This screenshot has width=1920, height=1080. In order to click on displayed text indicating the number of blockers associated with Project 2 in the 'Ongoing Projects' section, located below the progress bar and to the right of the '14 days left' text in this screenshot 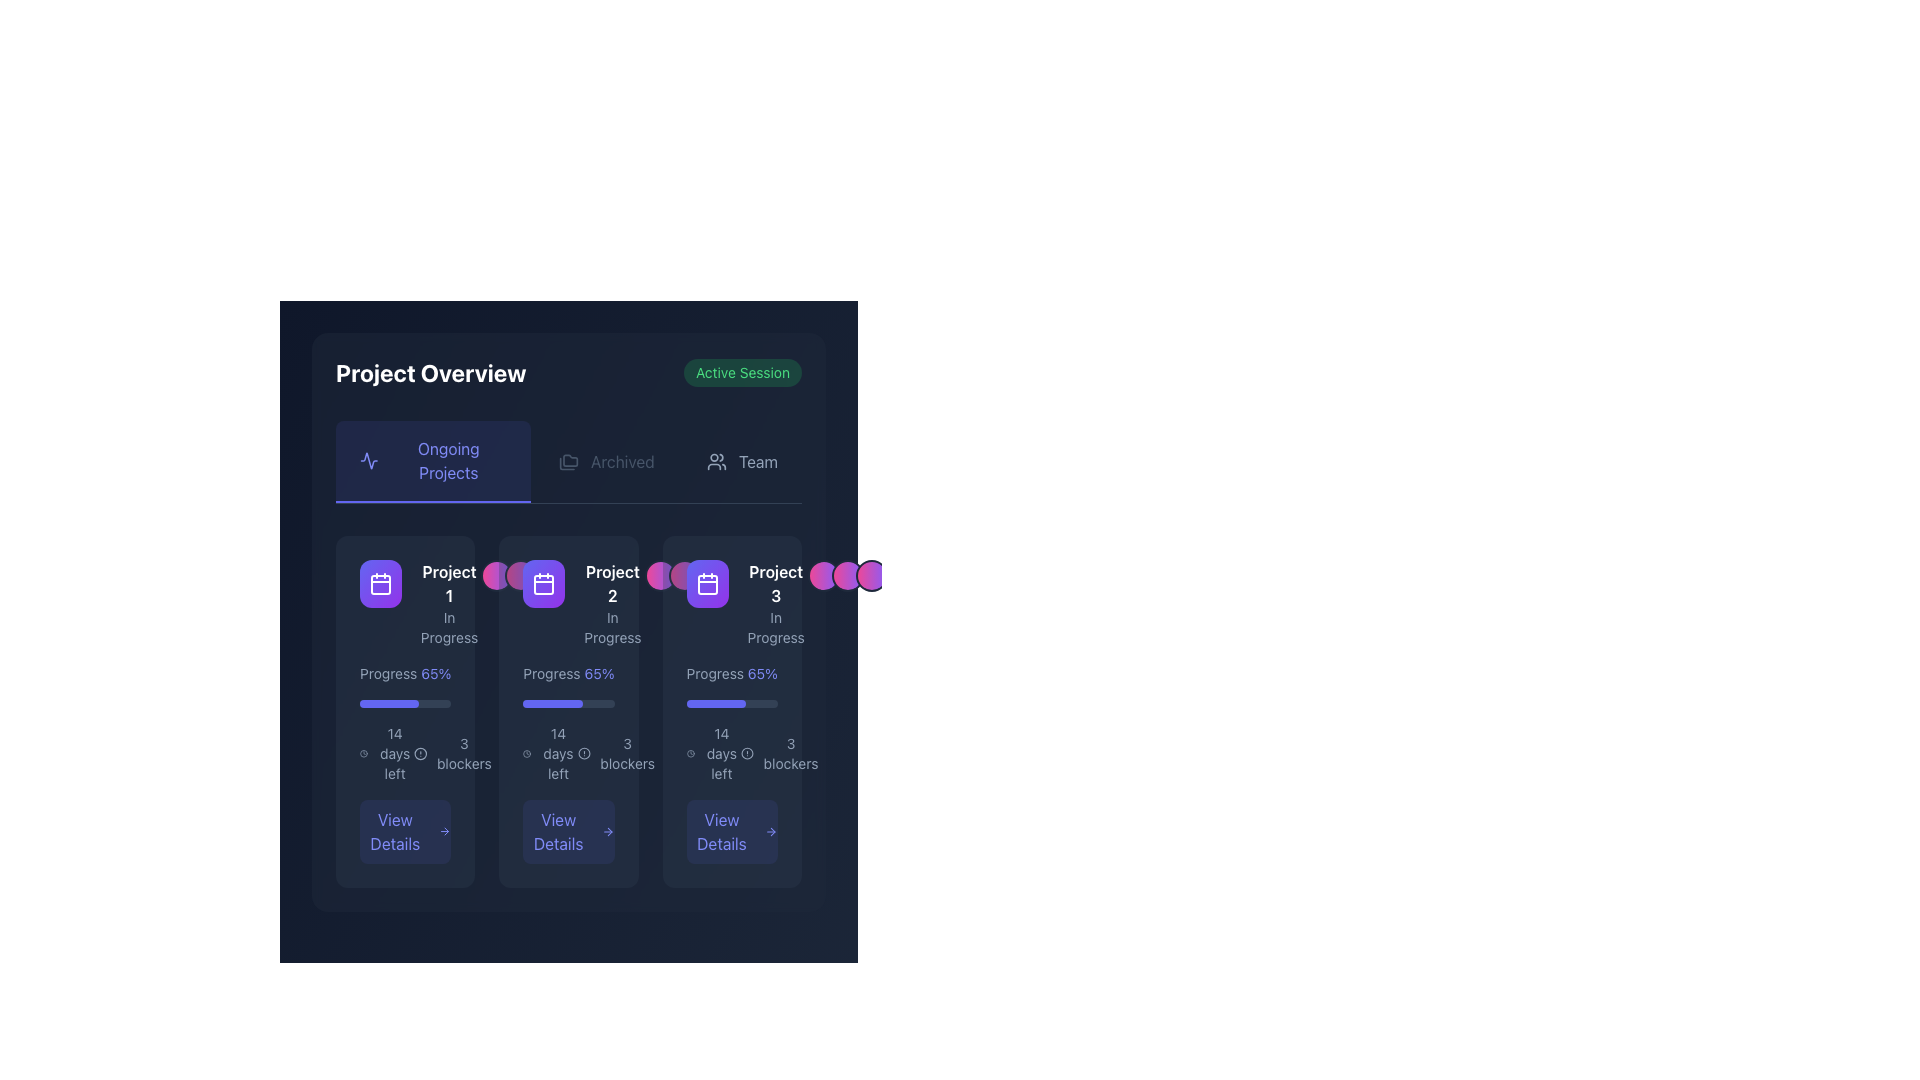, I will do `click(615, 753)`.